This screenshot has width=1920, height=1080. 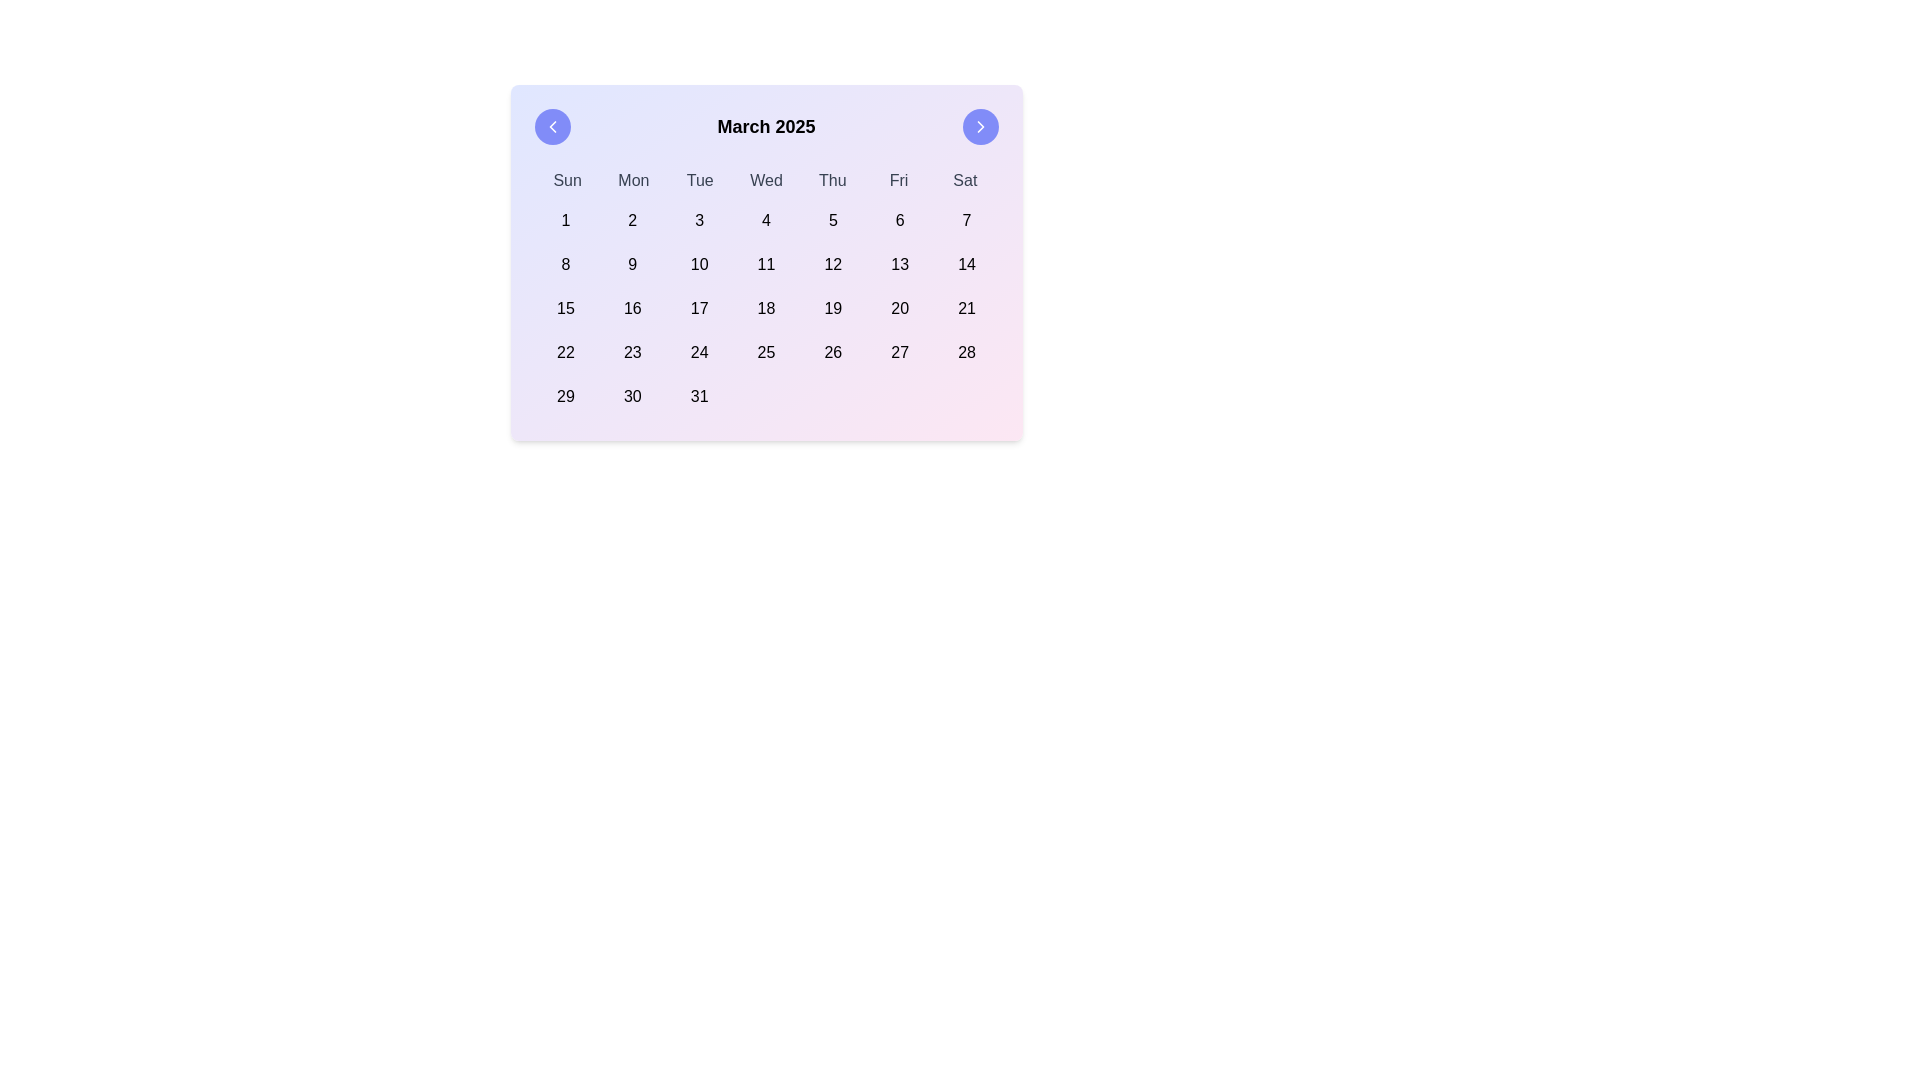 I want to click on the interactive day element displaying the number '22' in the calendar grid for March 2025, so click(x=564, y=352).